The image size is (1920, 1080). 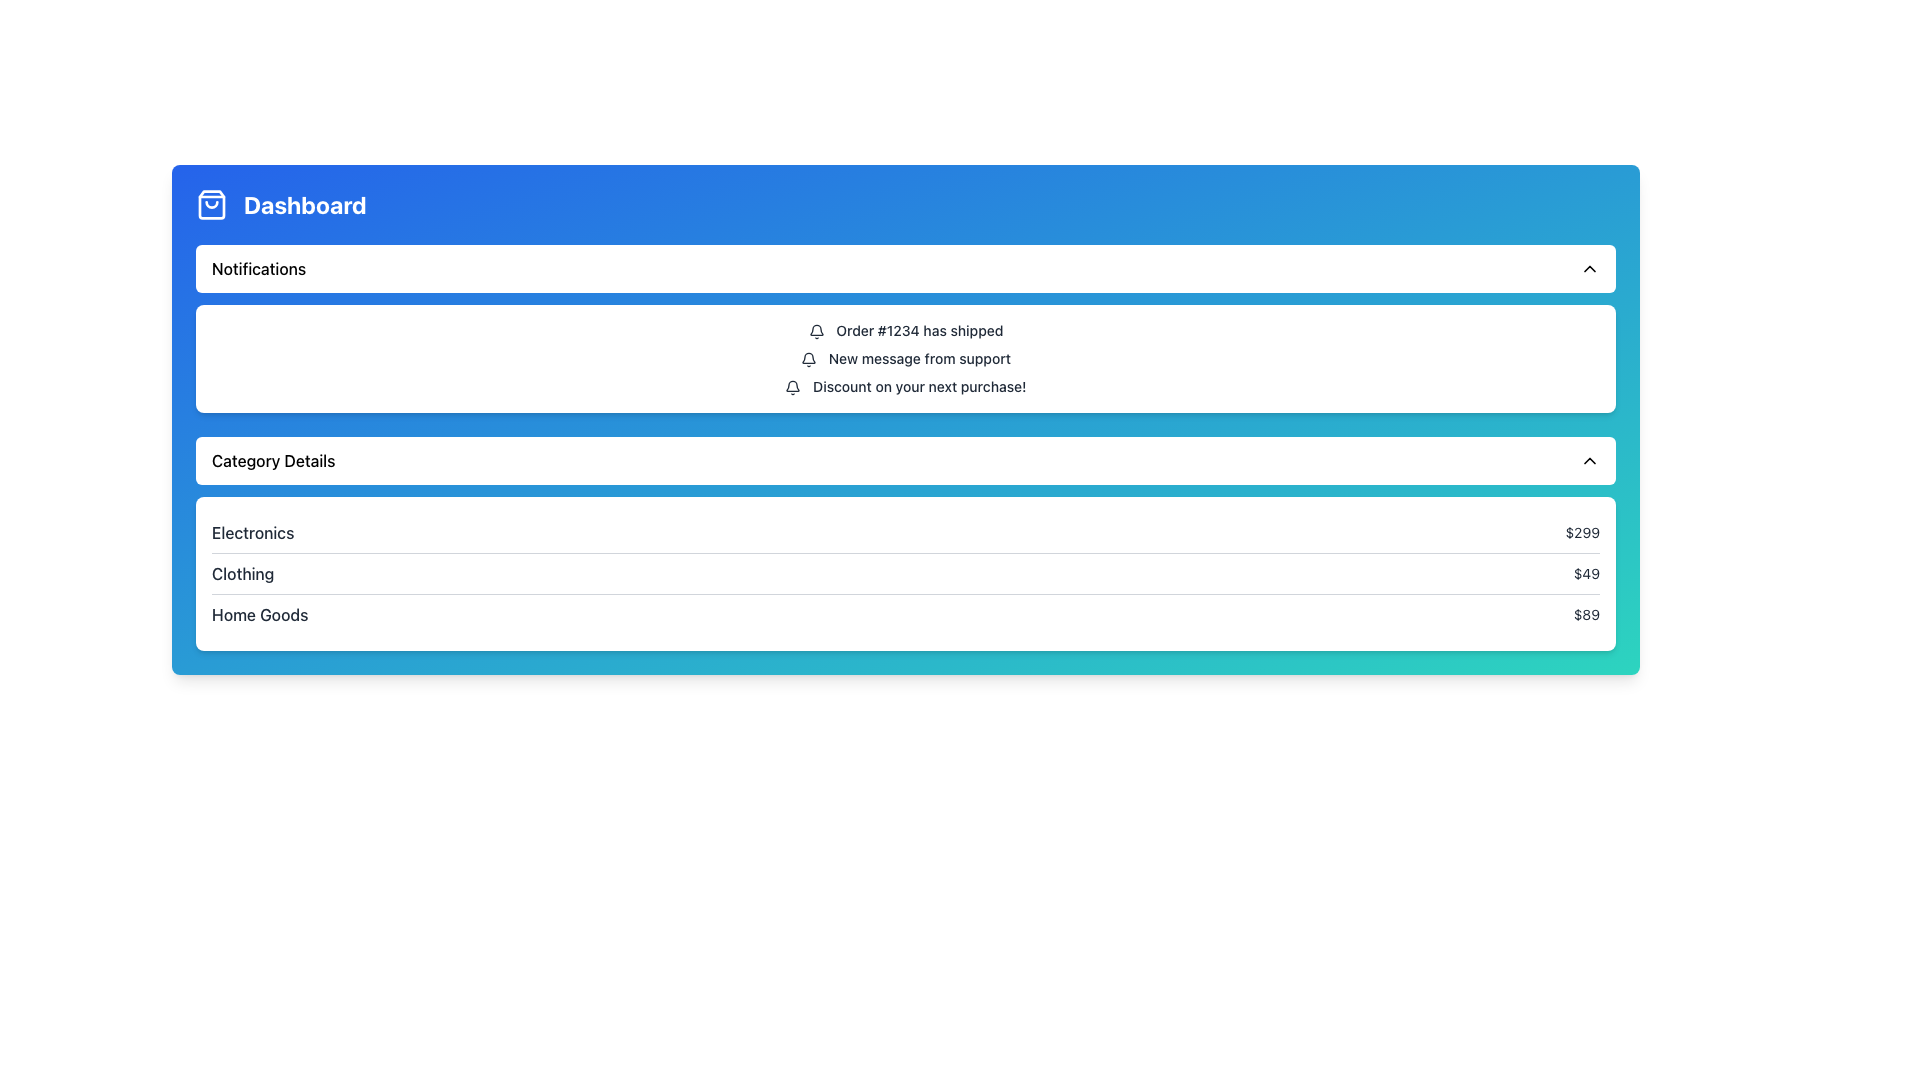 What do you see at coordinates (905, 330) in the screenshot?
I see `the Static Text notification that informs the user about the shipment of order '#1234', located under the 'Notifications' header` at bounding box center [905, 330].